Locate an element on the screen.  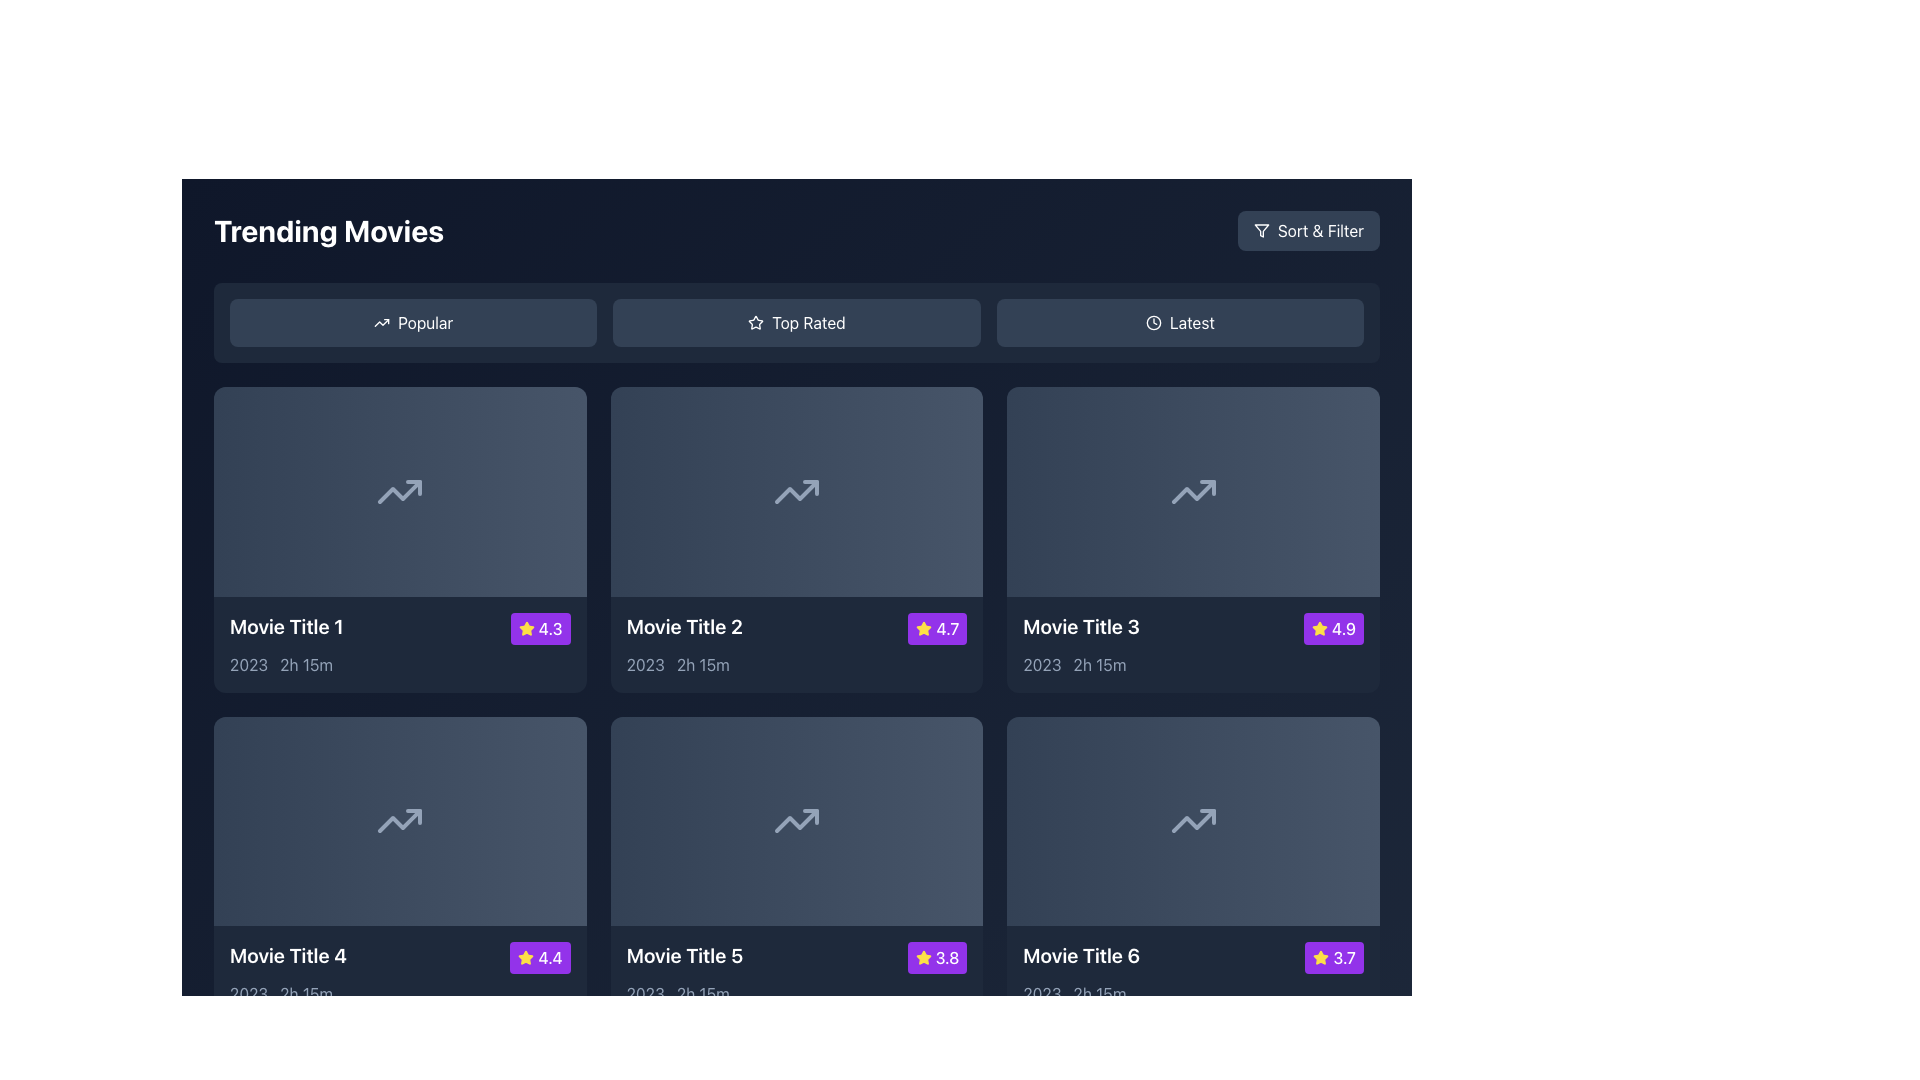
the informational text label displaying the duration of 'Movie Title 4' located in the bottom-left corner of the card is located at coordinates (305, 994).